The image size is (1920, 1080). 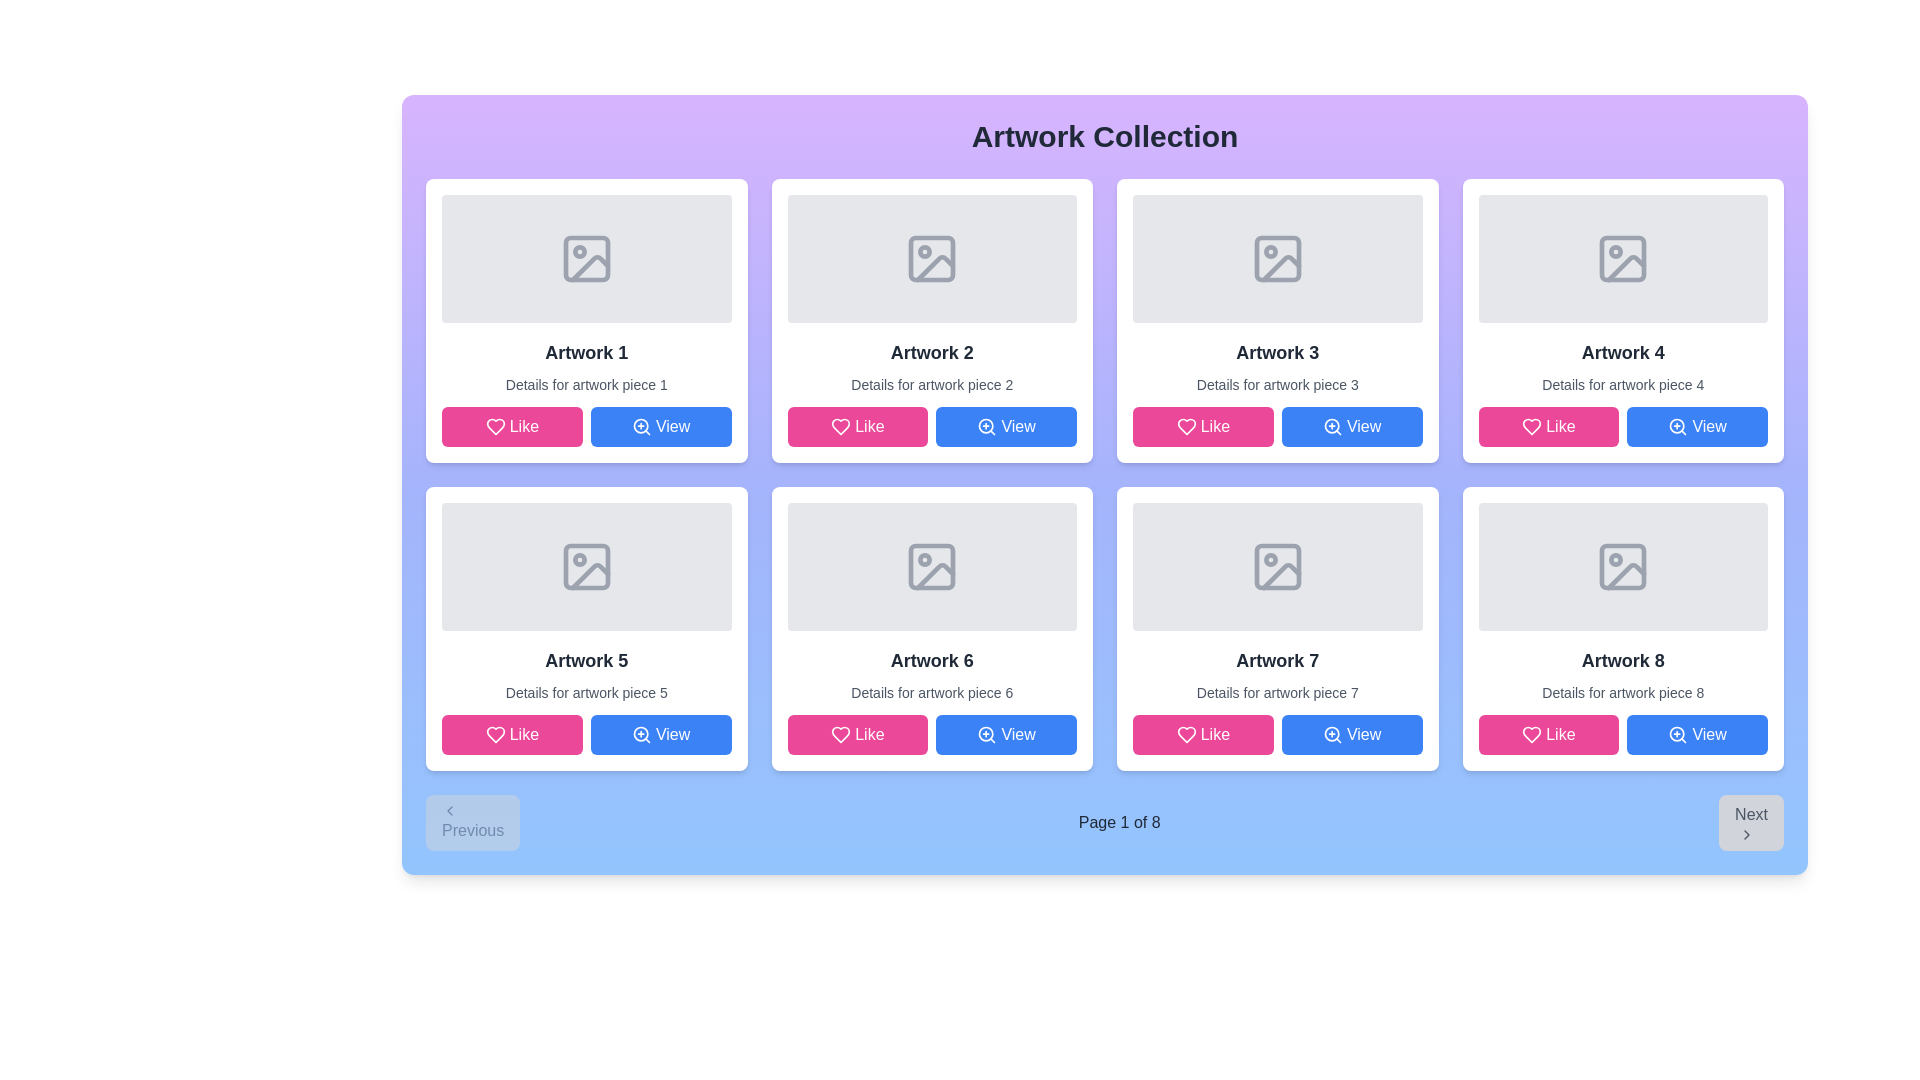 What do you see at coordinates (1616, 250) in the screenshot?
I see `the decorative circle within the SVG icon of the 'Artwork 4' card, located in the top row, fourth column of the 8-card grid layout` at bounding box center [1616, 250].